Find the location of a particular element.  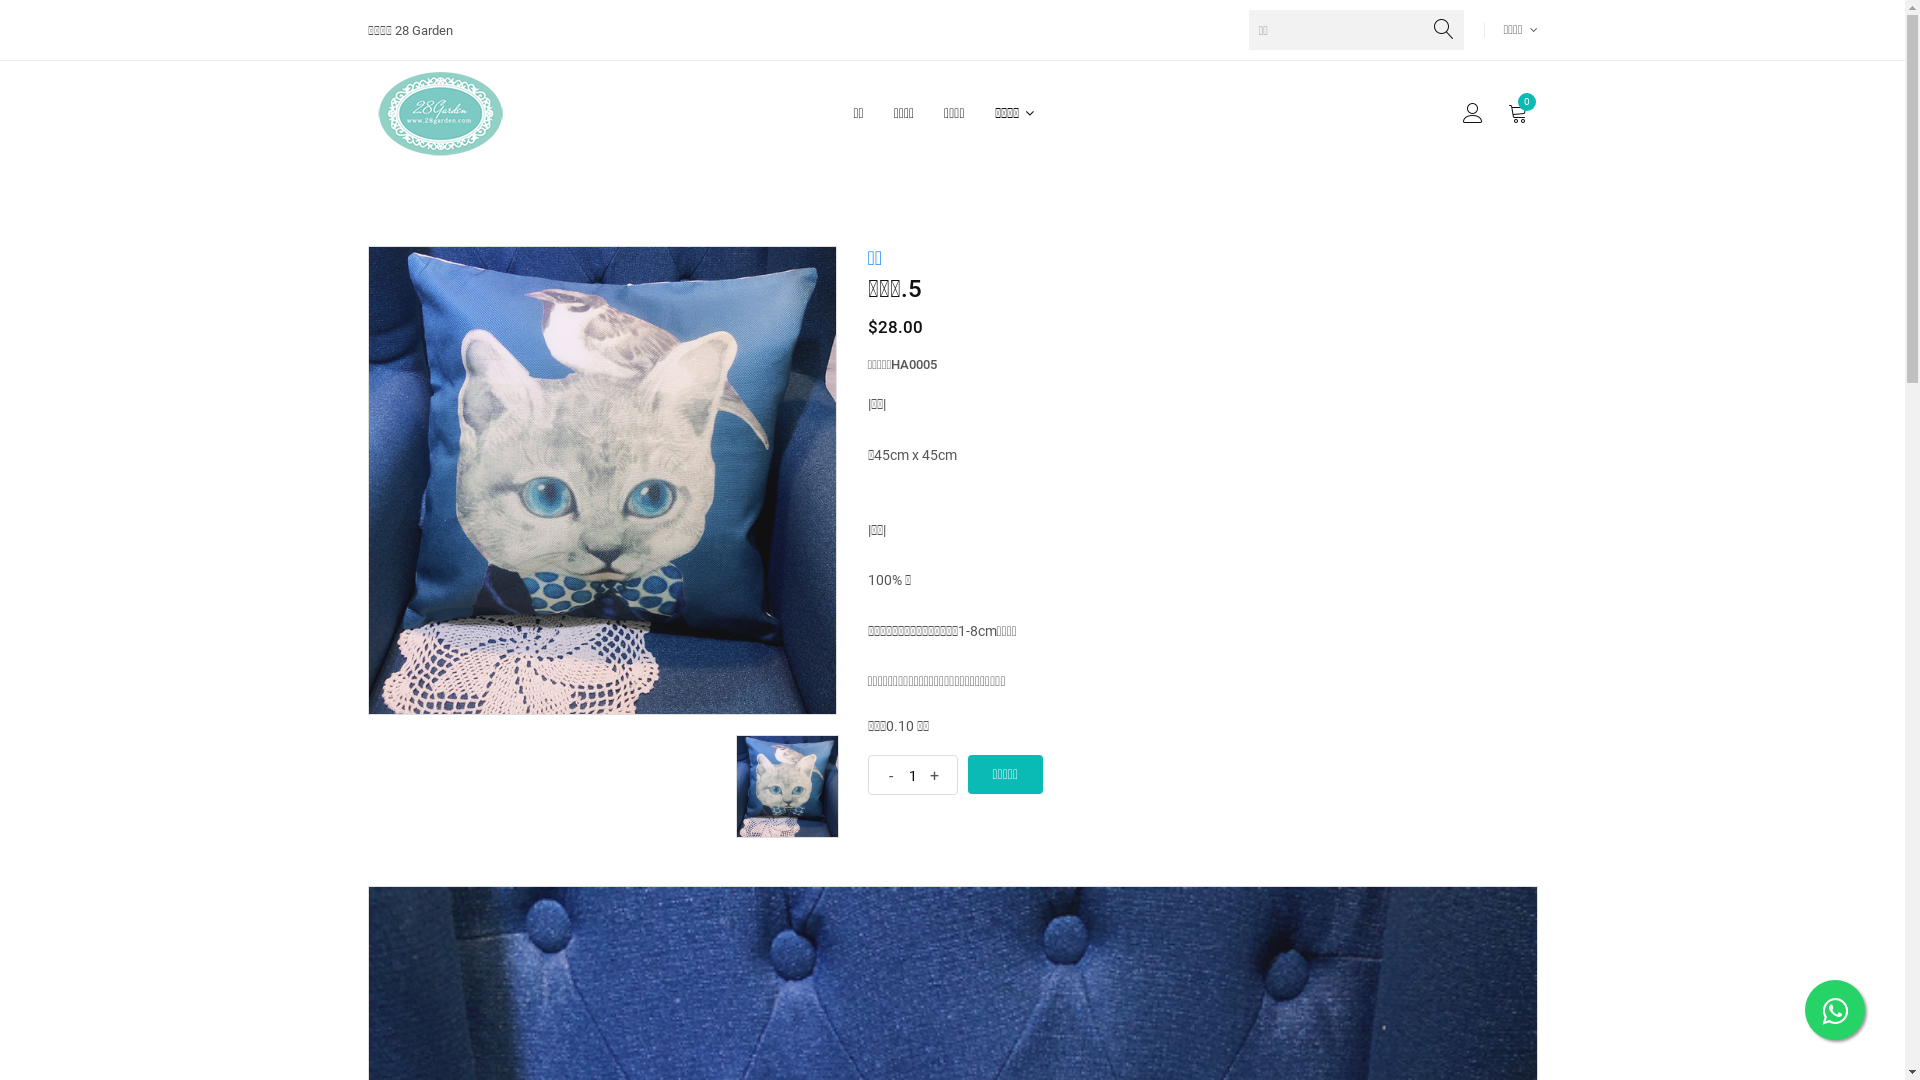

'0' is located at coordinates (1517, 115).